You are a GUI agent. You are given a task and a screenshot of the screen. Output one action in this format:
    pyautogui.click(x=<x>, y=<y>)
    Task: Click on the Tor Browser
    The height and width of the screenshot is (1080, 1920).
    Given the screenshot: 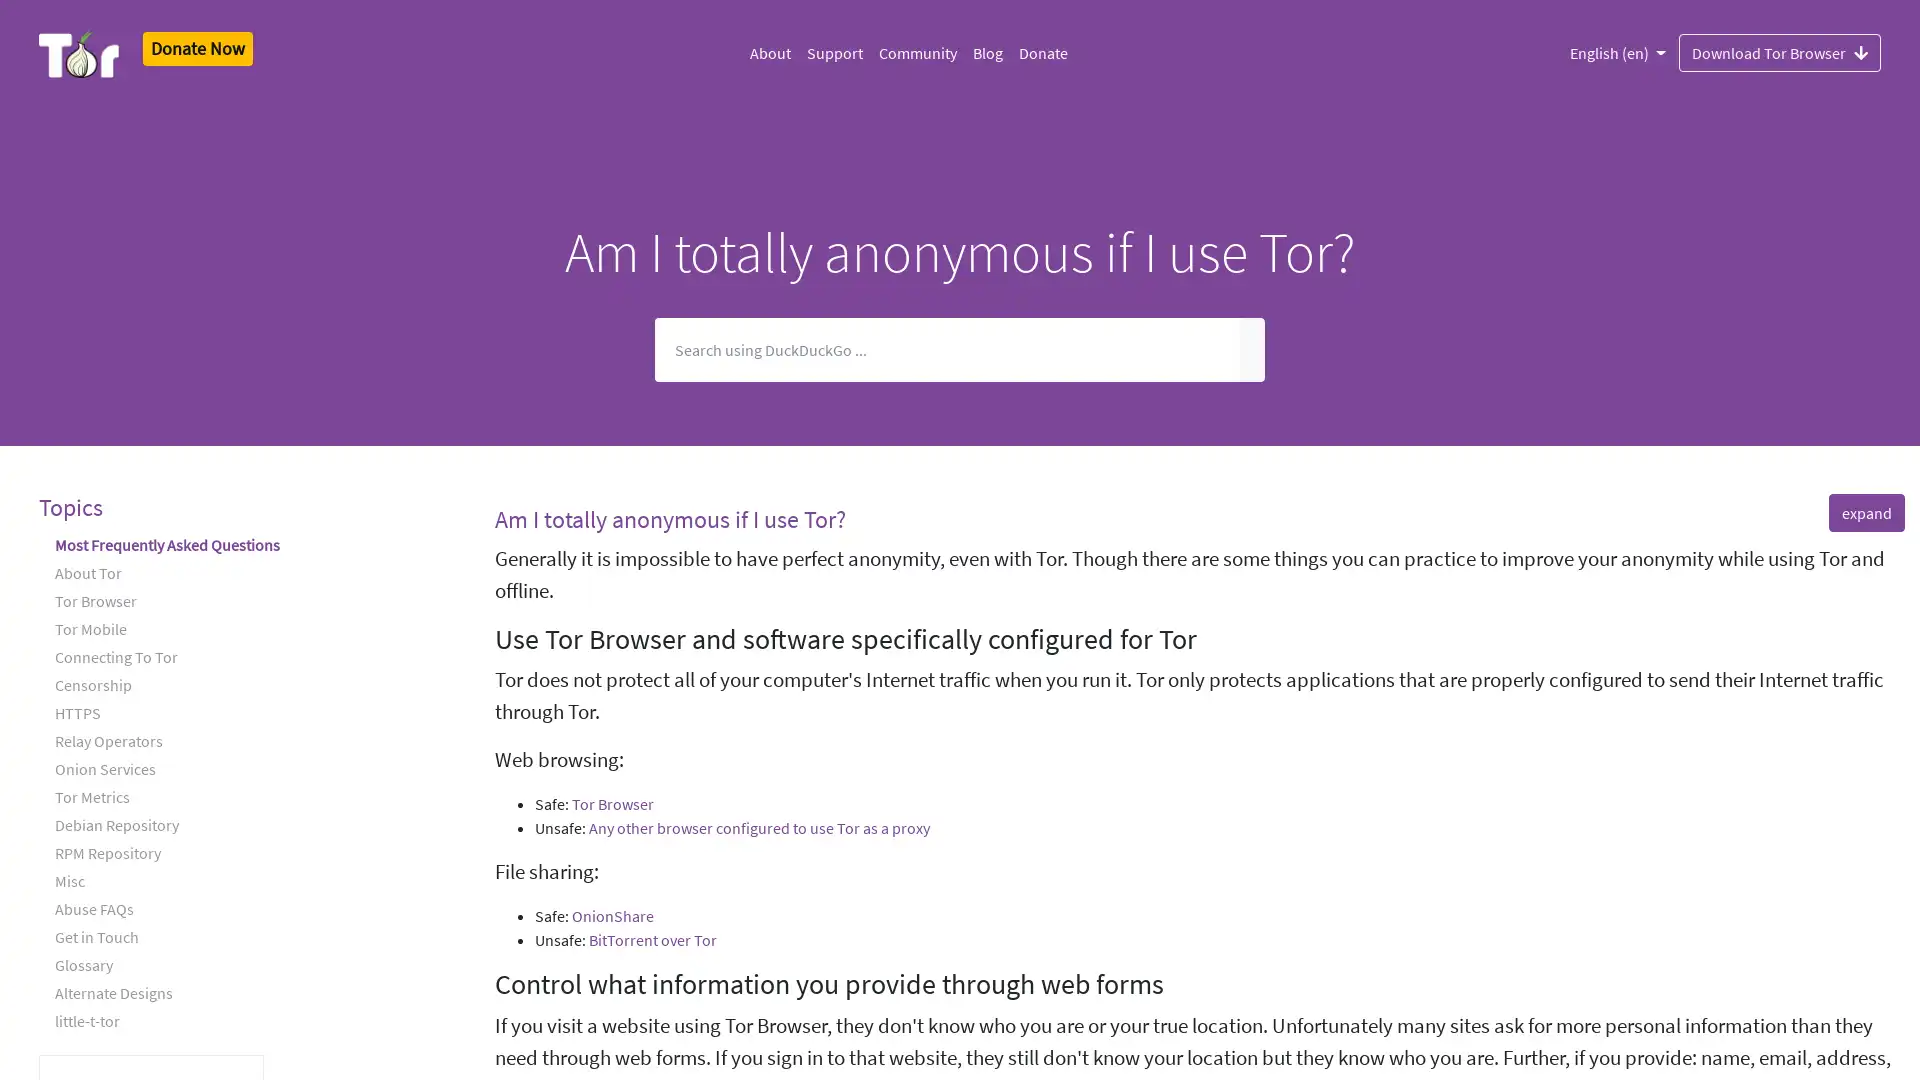 What is the action you would take?
    pyautogui.click(x=247, y=599)
    